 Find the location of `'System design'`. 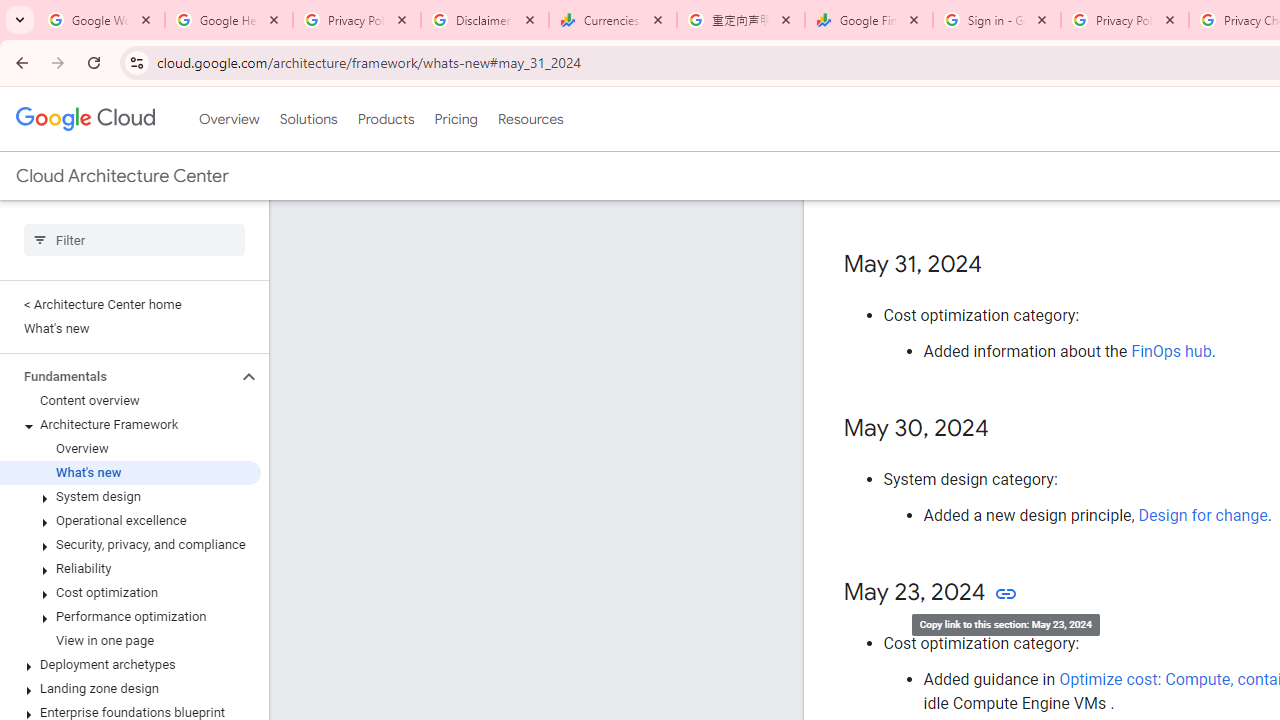

'System design' is located at coordinates (129, 496).